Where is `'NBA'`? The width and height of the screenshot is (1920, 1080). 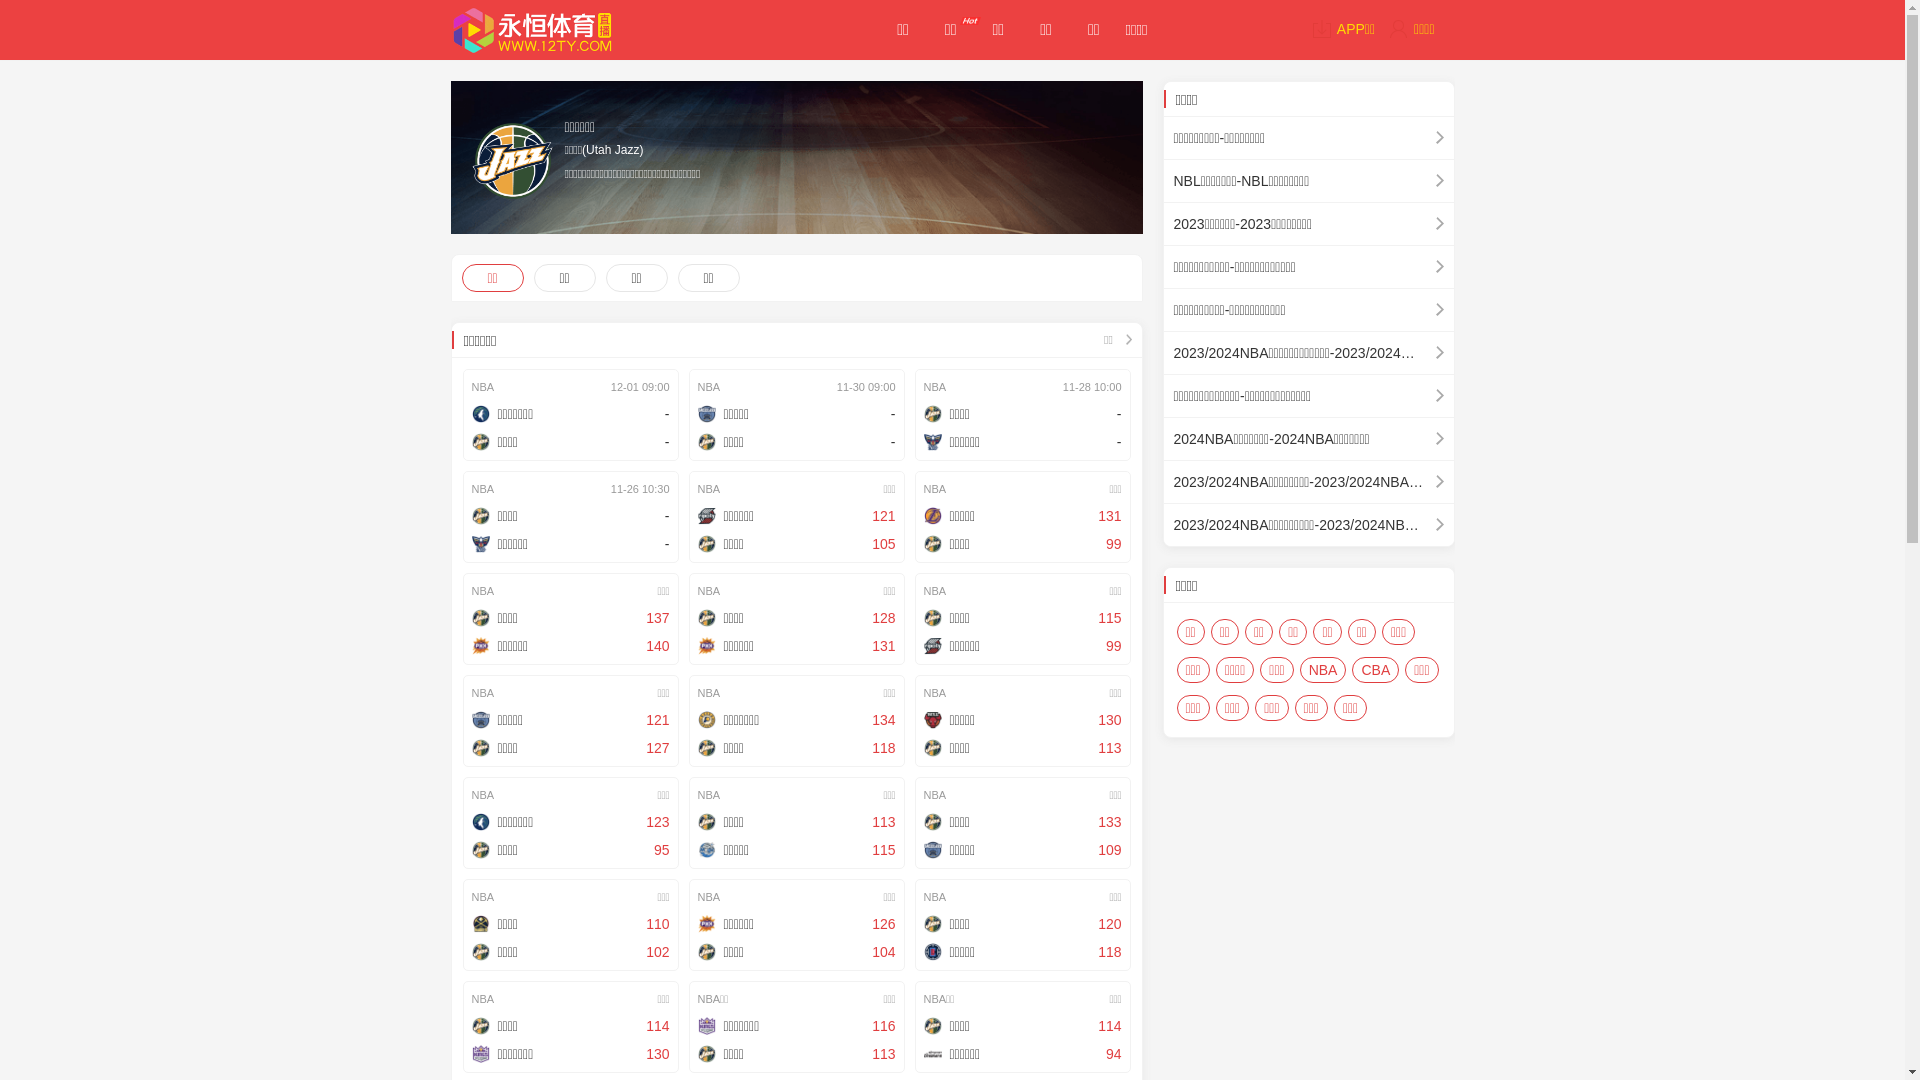 'NBA' is located at coordinates (1323, 670).